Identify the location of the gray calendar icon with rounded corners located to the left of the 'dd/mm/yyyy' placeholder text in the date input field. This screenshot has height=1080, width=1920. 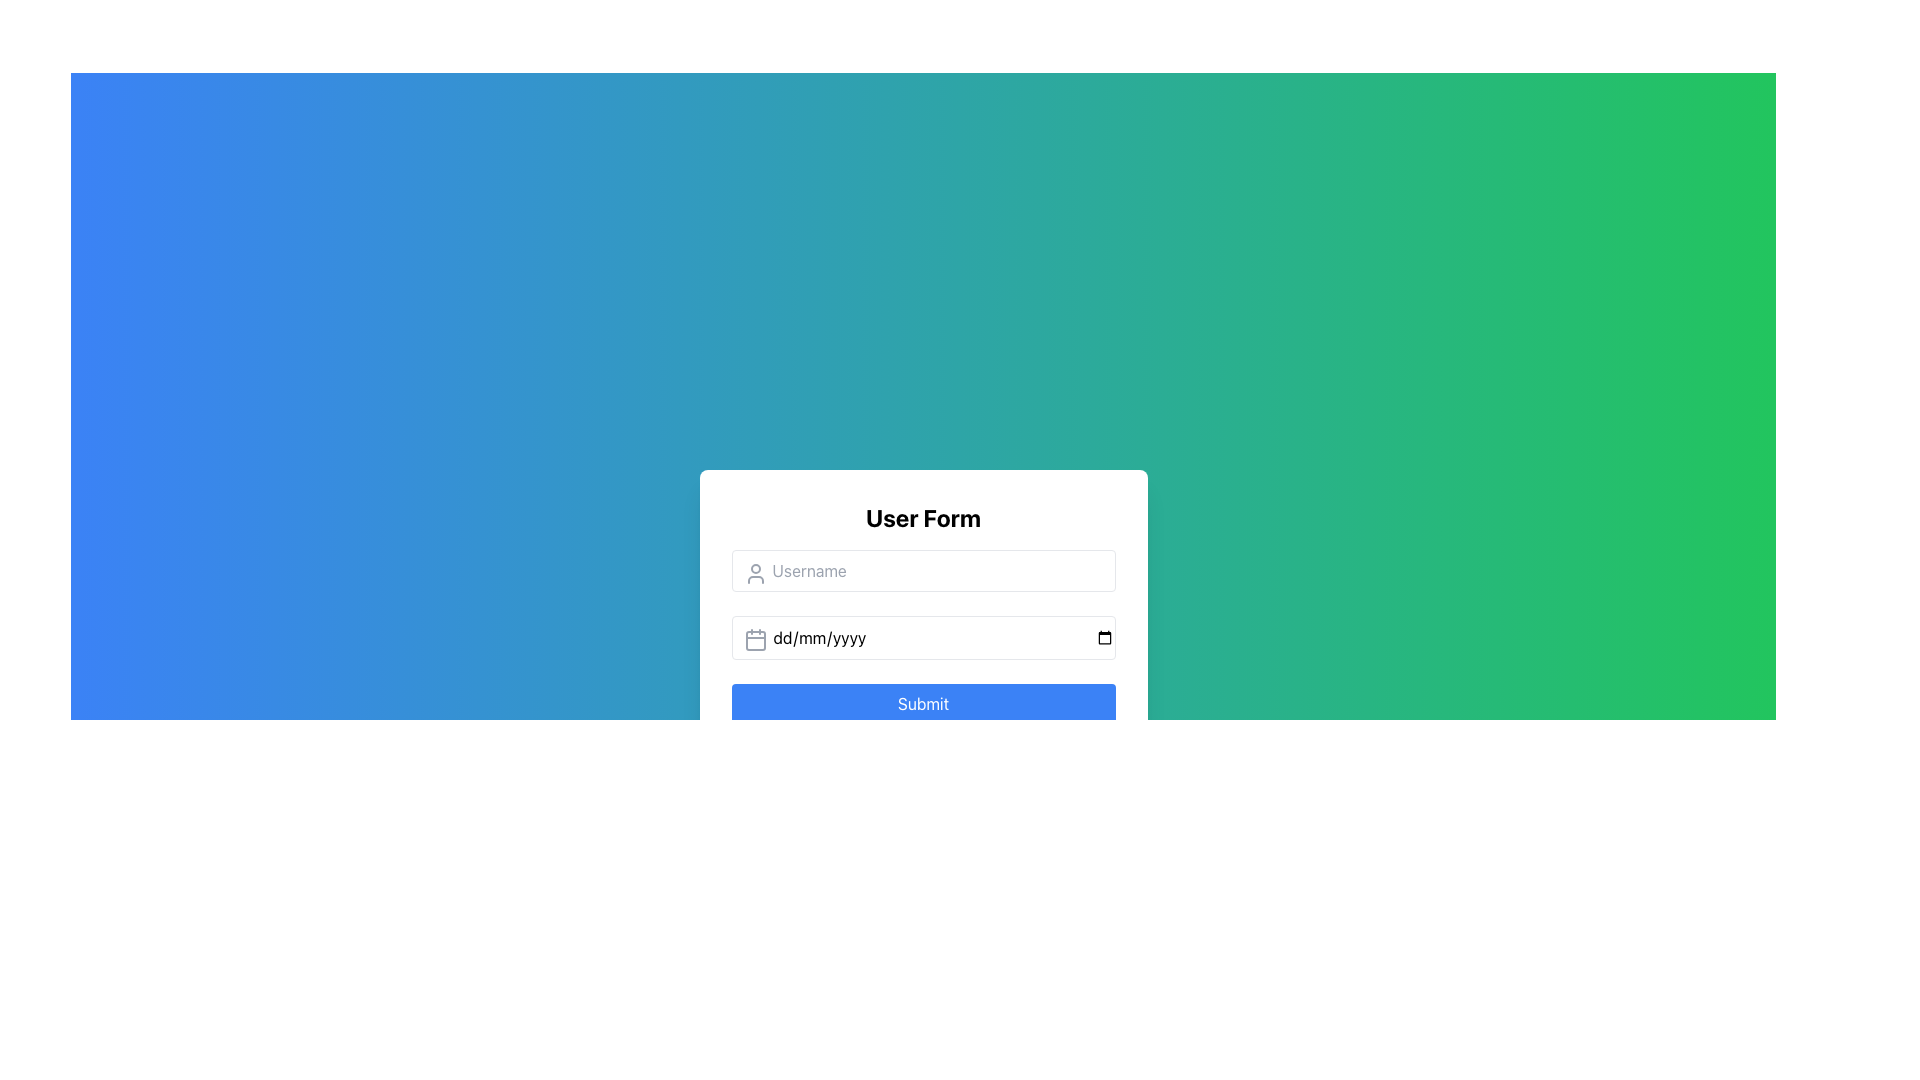
(754, 640).